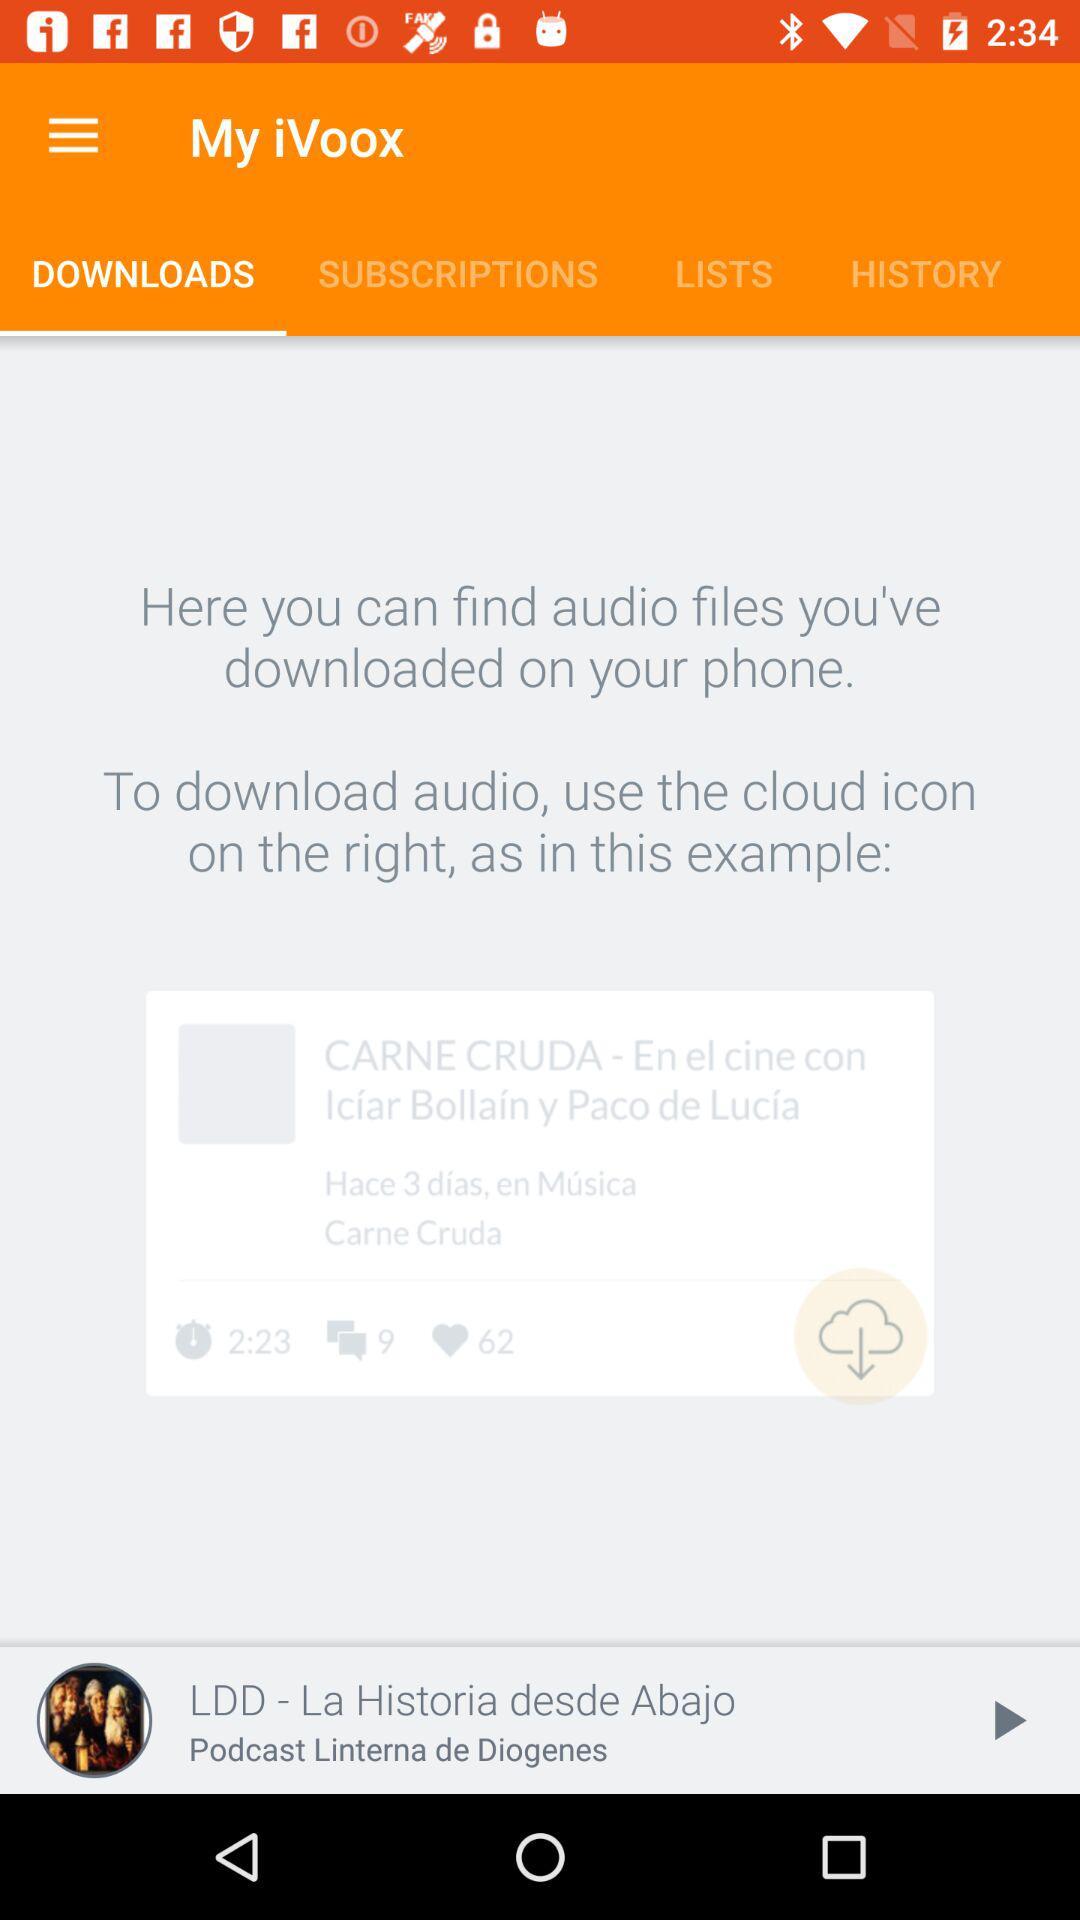  I want to click on the item above the downloads item, so click(72, 135).